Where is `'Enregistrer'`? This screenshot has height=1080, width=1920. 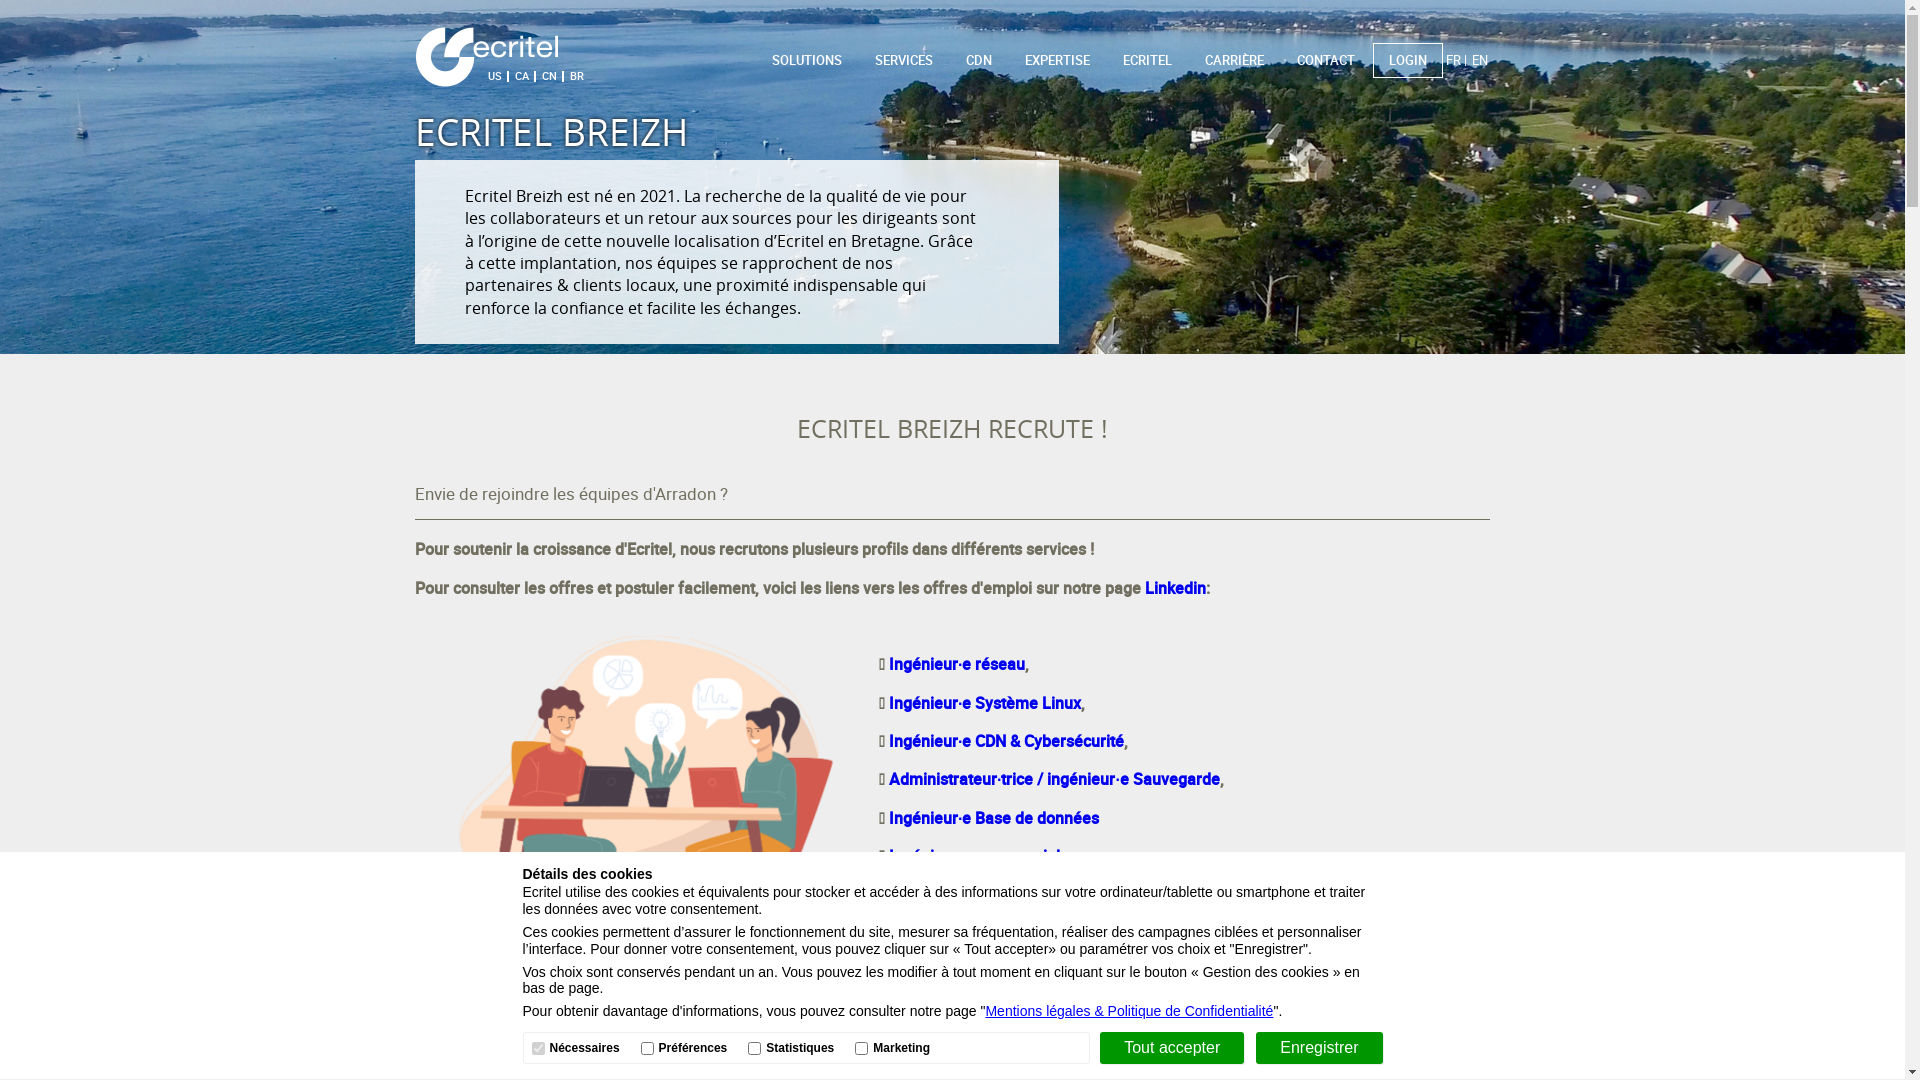 'Enregistrer' is located at coordinates (1255, 1047).